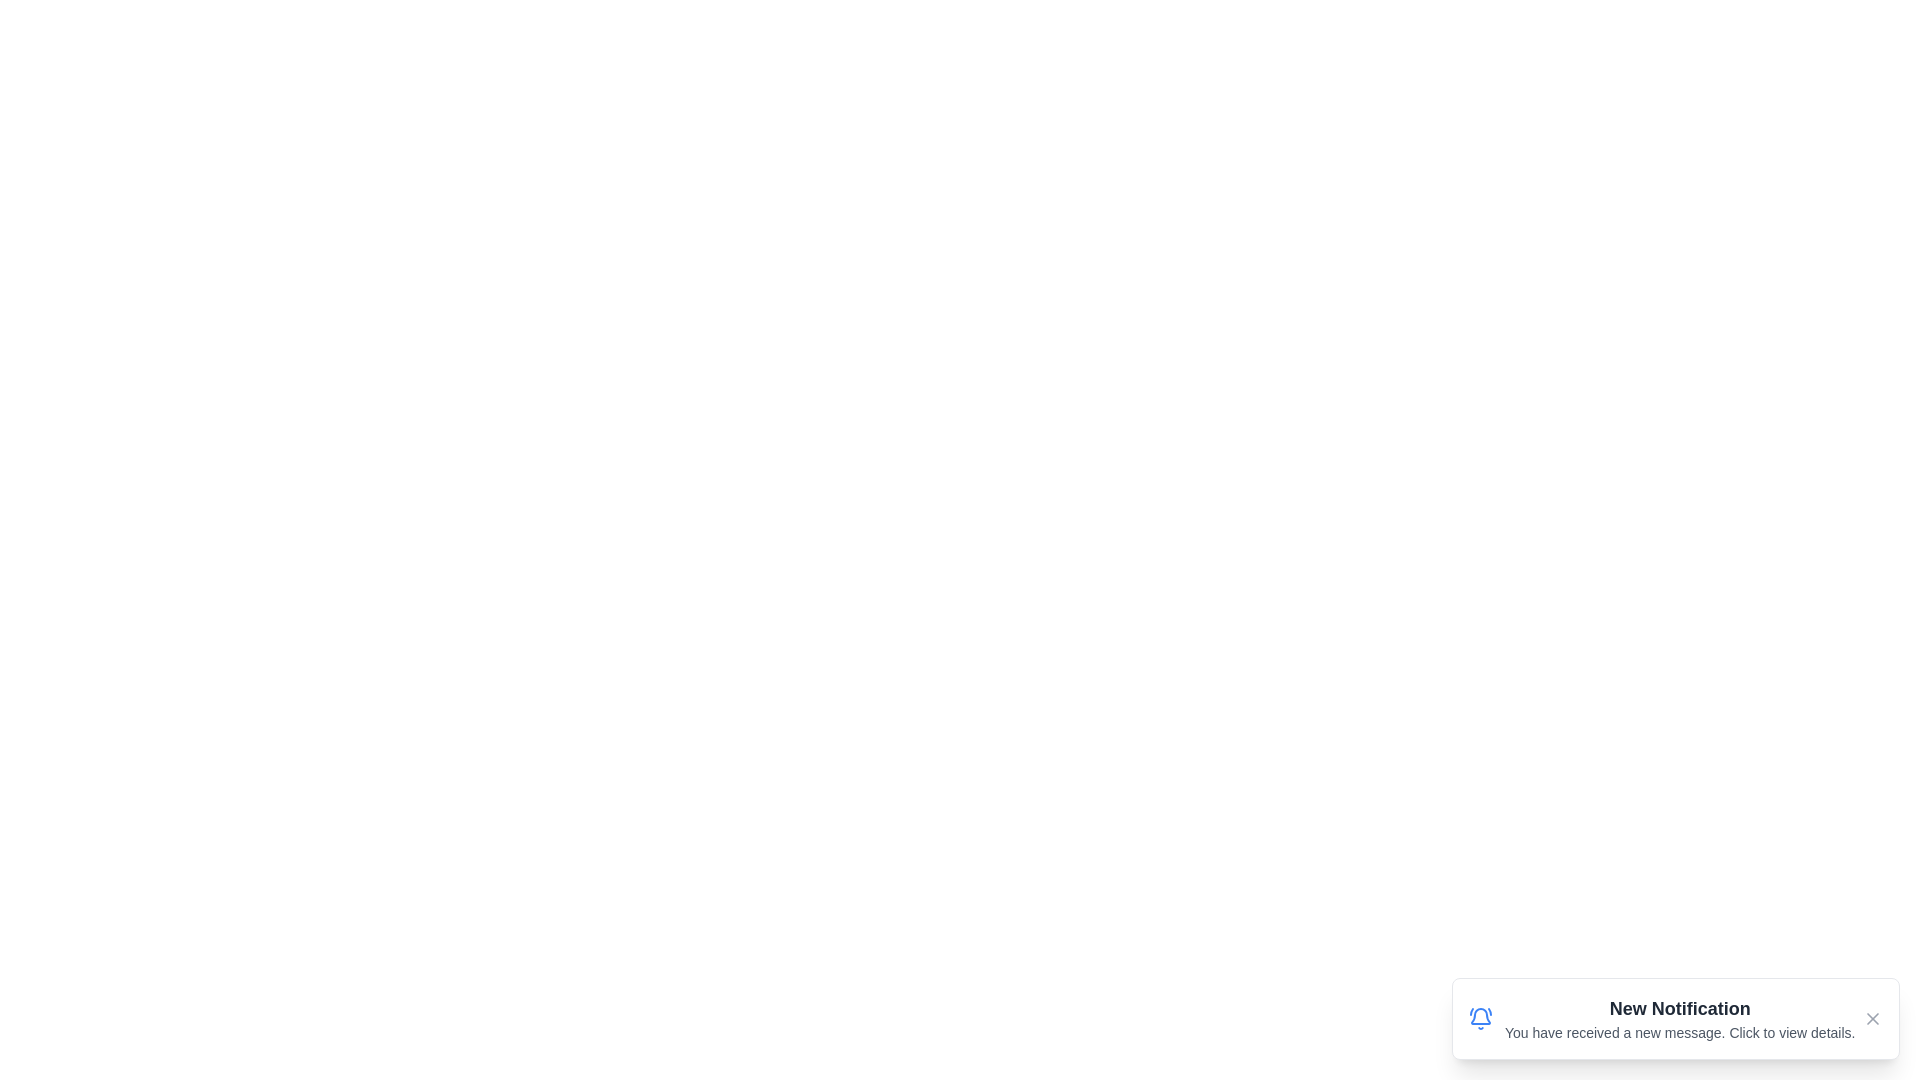  Describe the element at coordinates (1680, 1033) in the screenshot. I see `text paragraph that states, 'You have received a new message. Click to view details.' positioned in the lower section of the notification box, below the 'New Notification' title` at that location.